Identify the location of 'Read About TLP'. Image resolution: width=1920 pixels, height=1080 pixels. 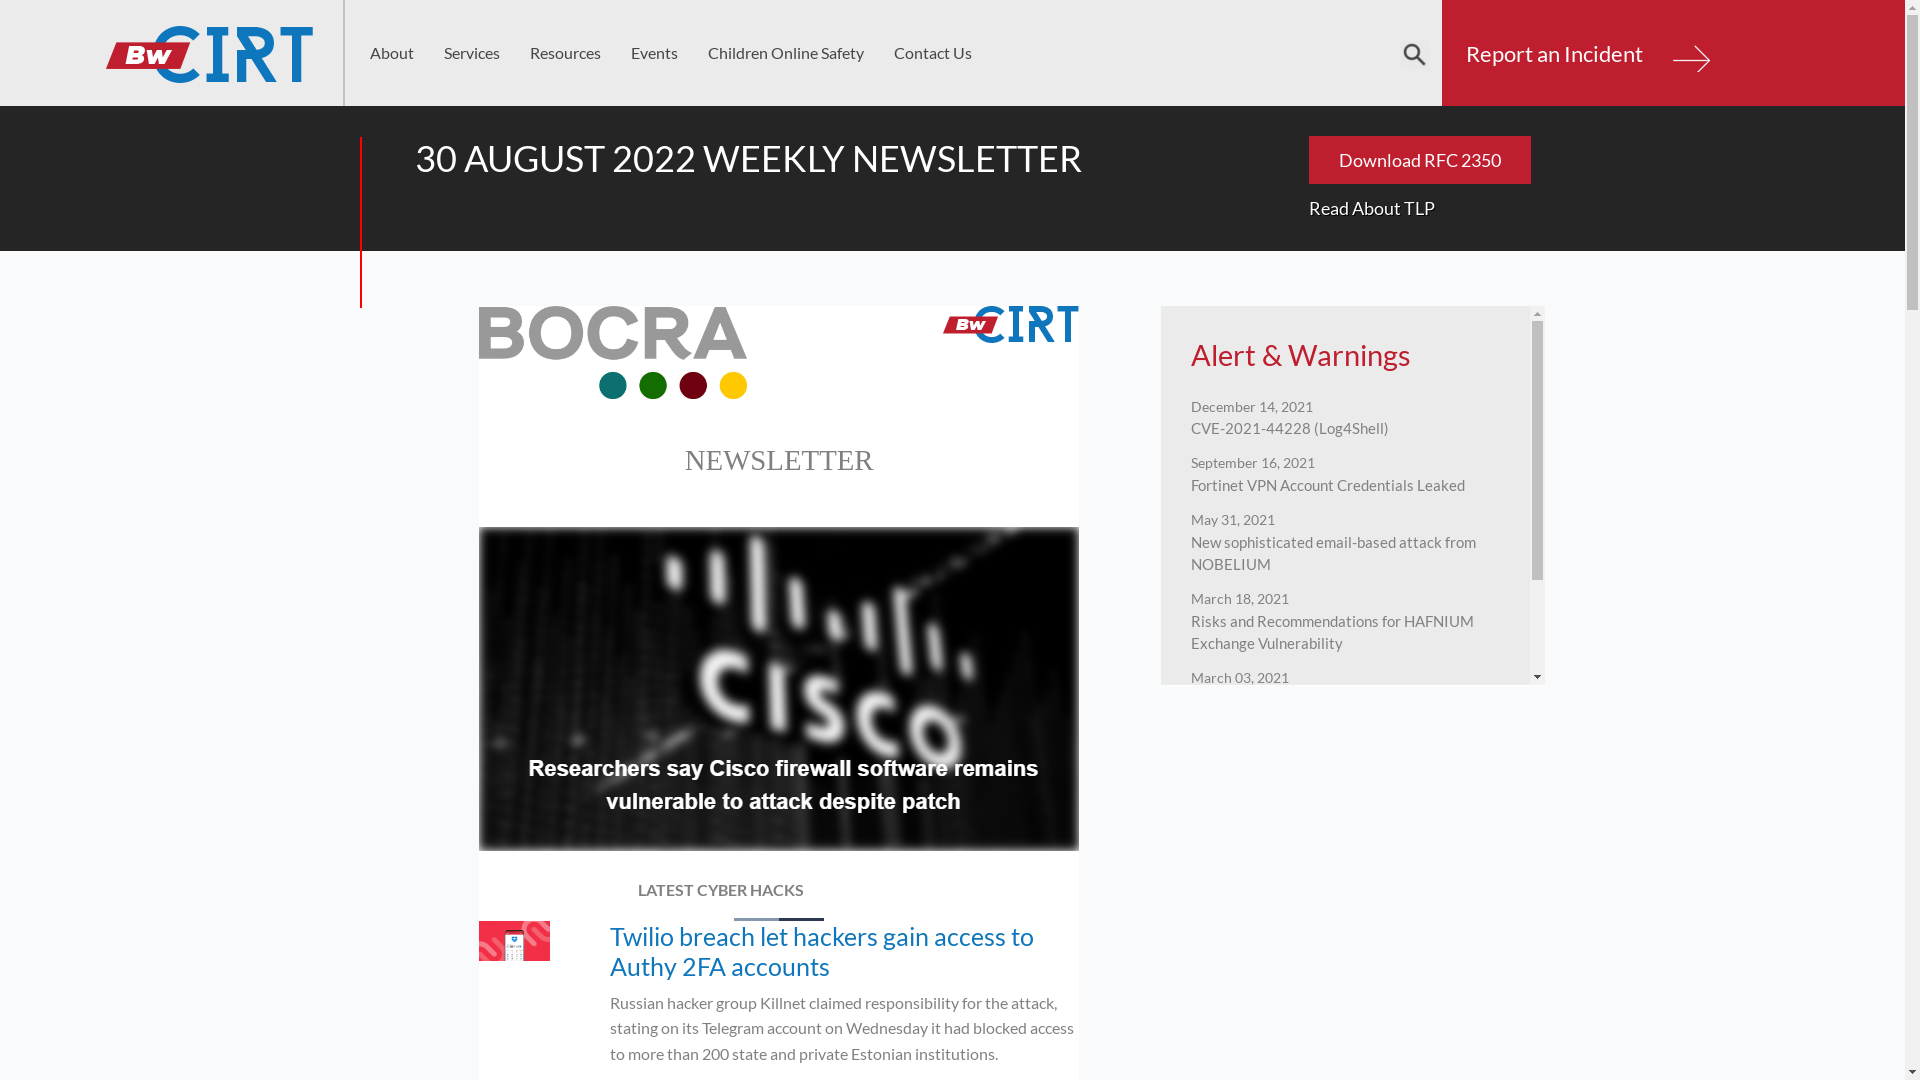
(1308, 208).